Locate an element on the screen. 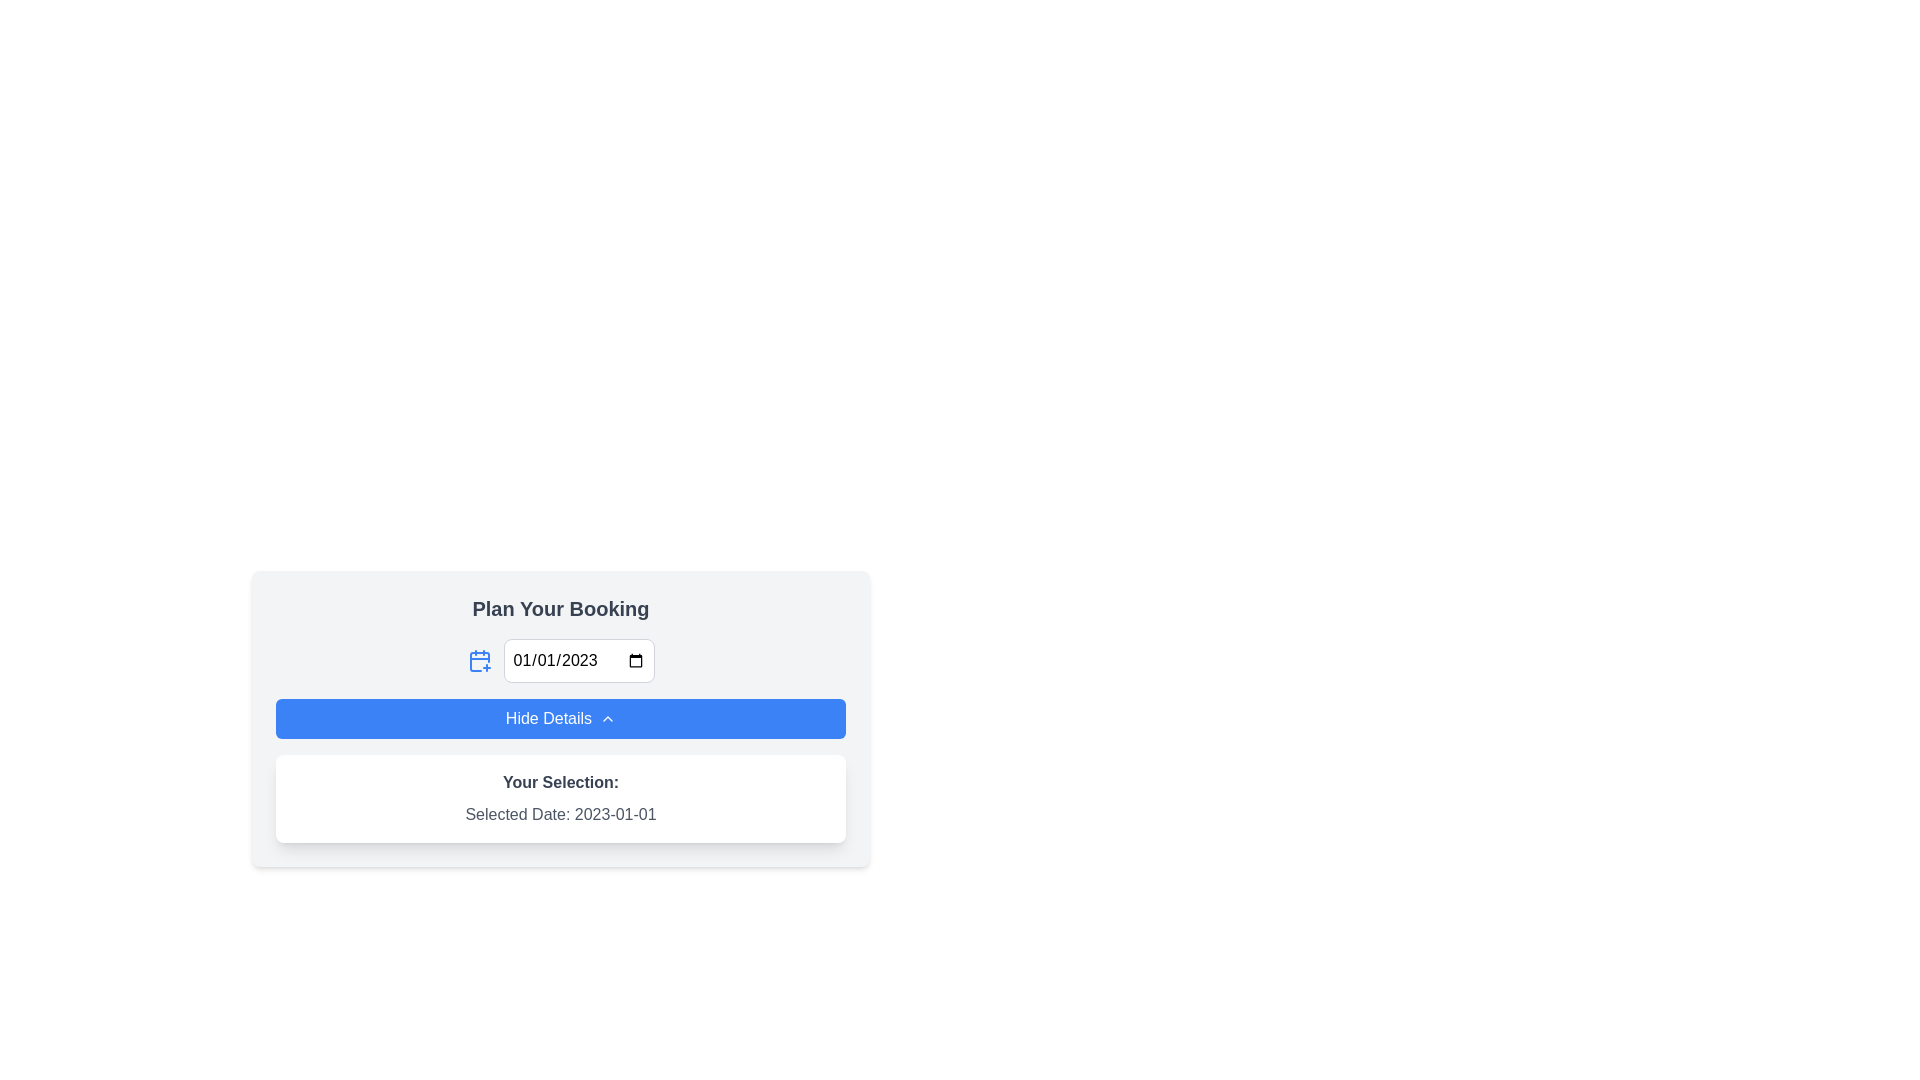  the icon located to the right of the 'Hide Details' text within the button in the lower section of the 'Plan Your Booking' interface panel is located at coordinates (607, 717).